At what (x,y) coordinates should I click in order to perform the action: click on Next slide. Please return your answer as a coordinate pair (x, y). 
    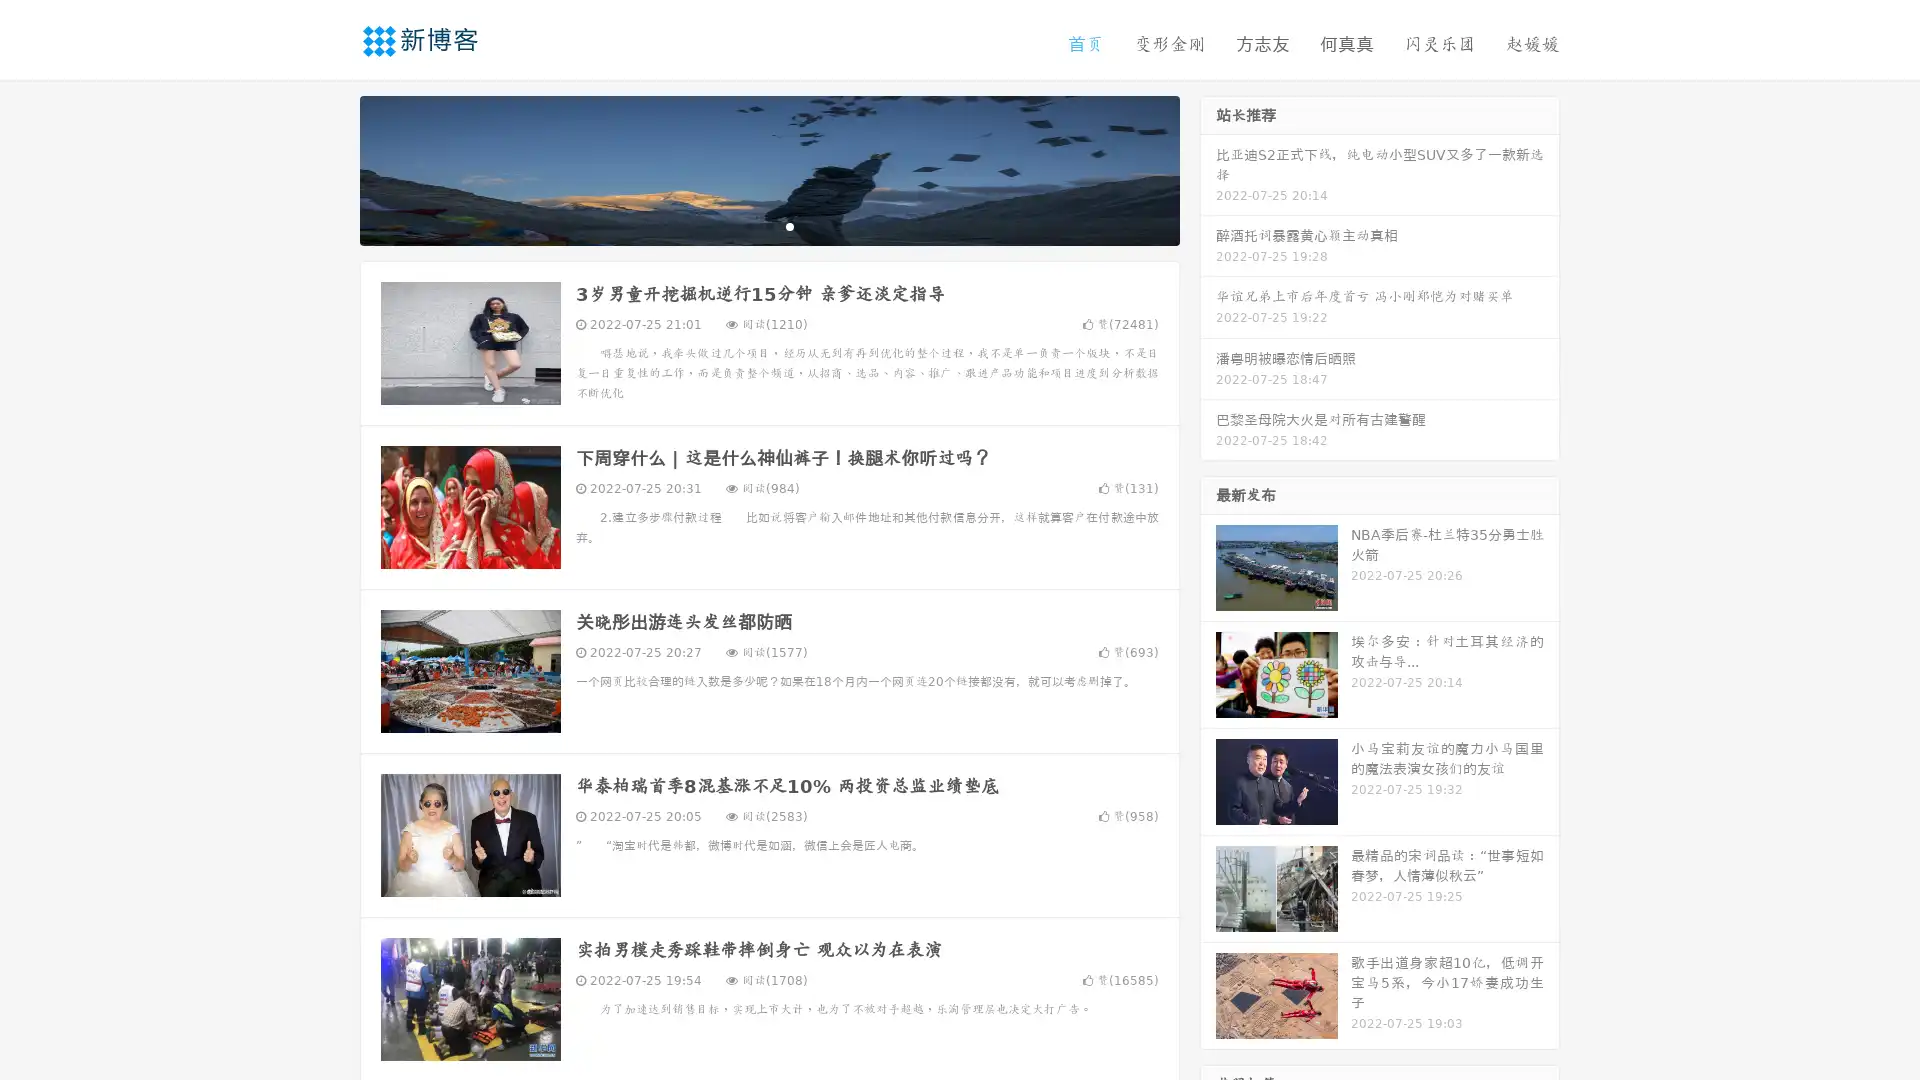
    Looking at the image, I should click on (1208, 168).